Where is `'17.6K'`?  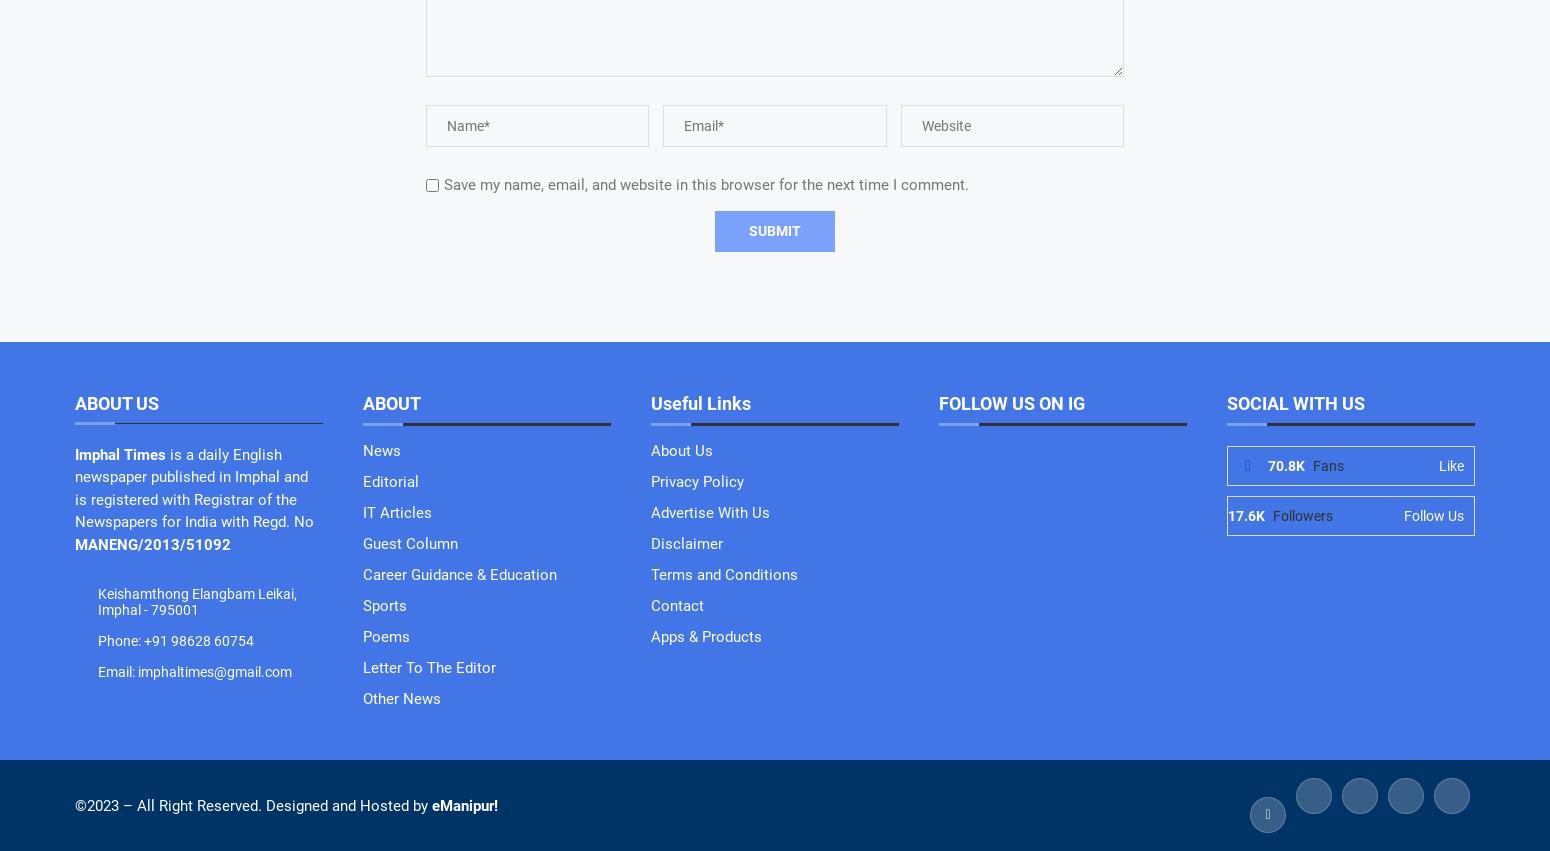
'17.6K' is located at coordinates (1245, 515).